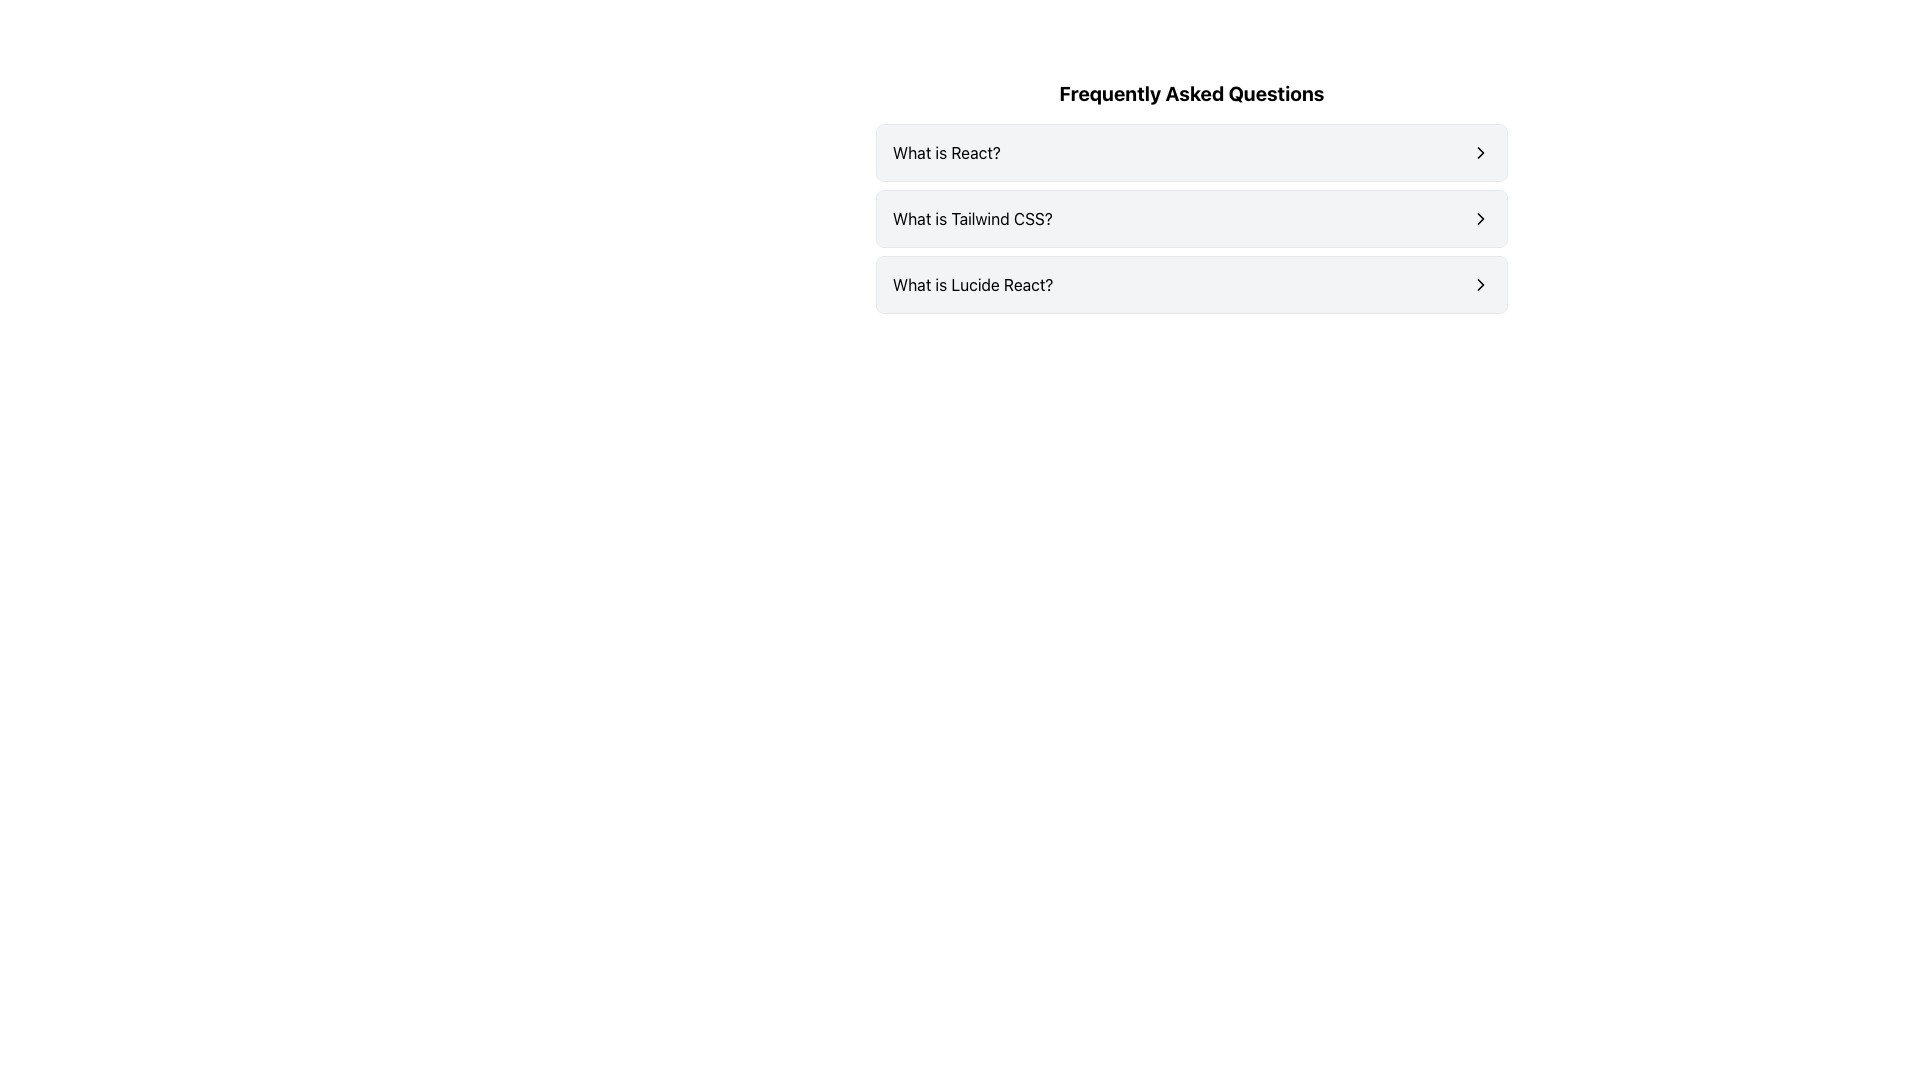  What do you see at coordinates (1191, 152) in the screenshot?
I see `the first button in the 'Frequently Asked Questions' section to observe the color change` at bounding box center [1191, 152].